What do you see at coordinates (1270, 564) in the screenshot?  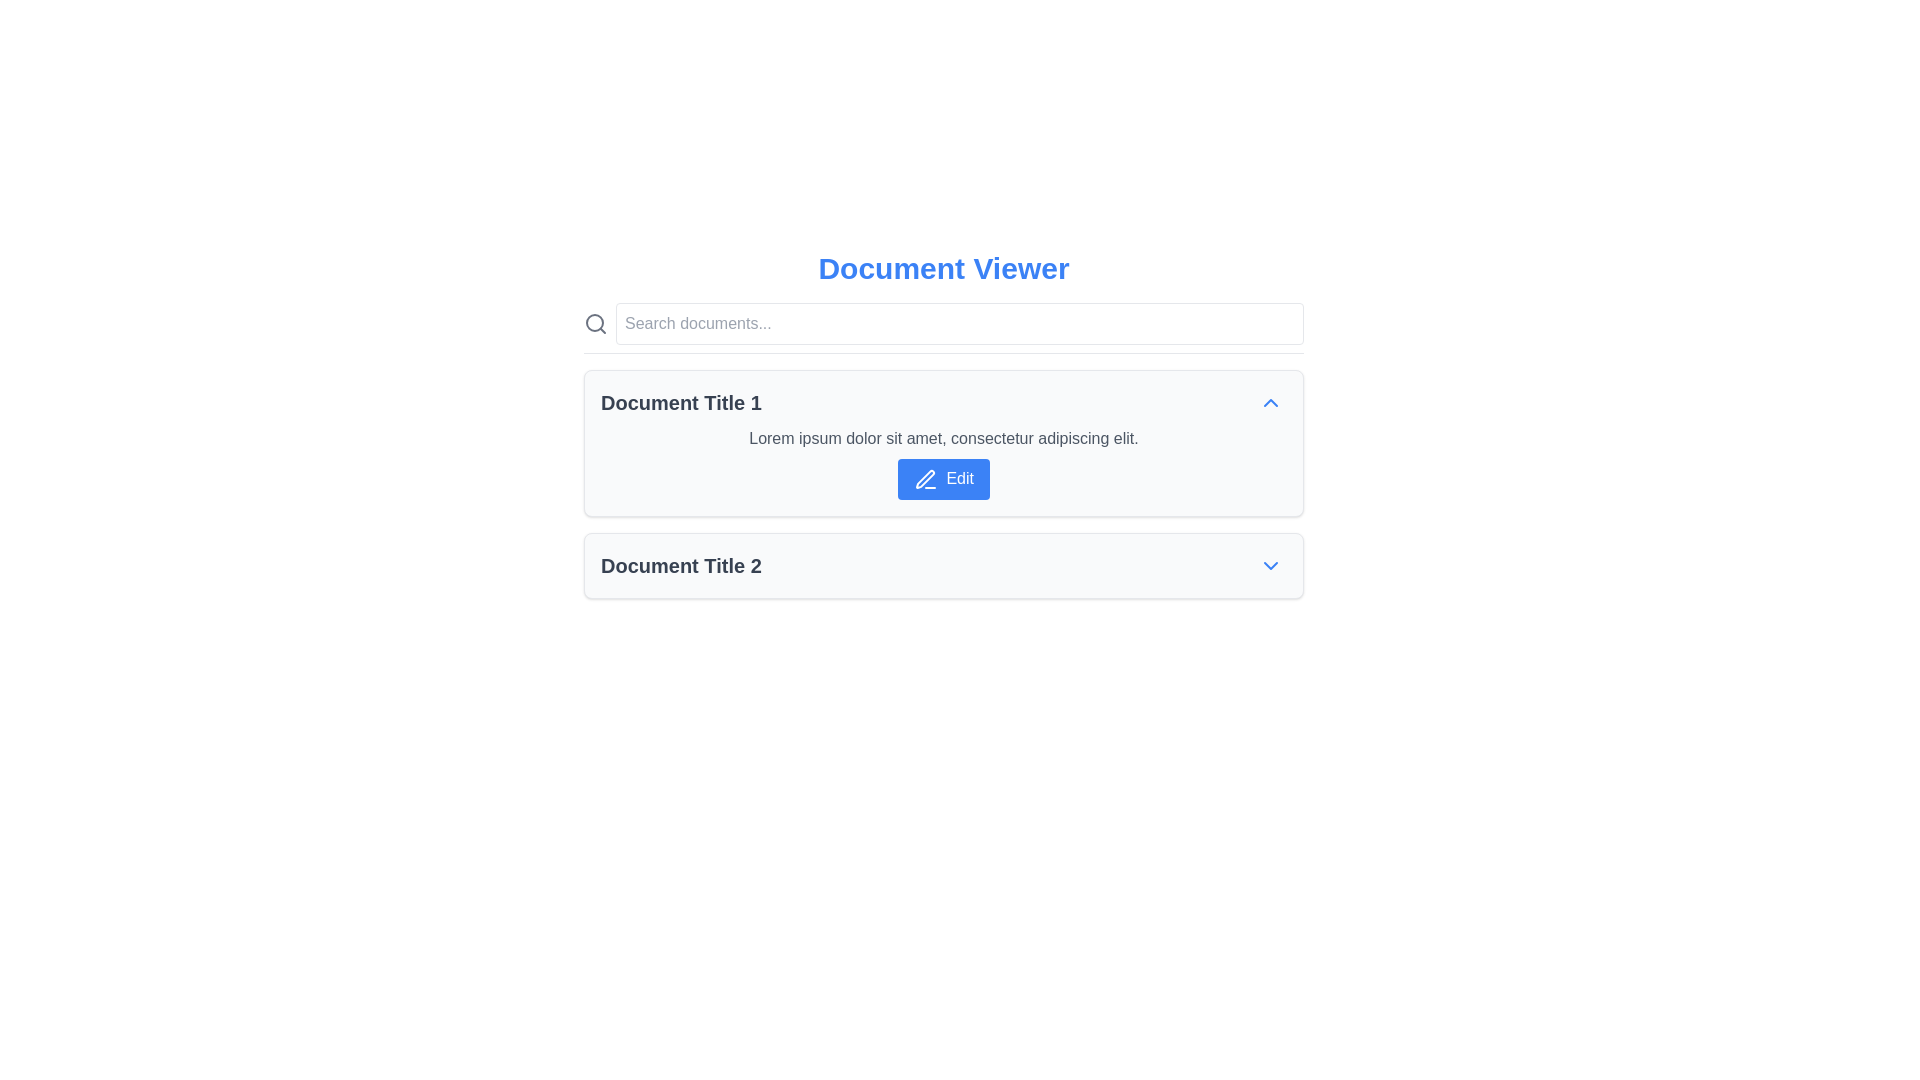 I see `the Dropdown toggle icon located within the second document card titled 'Document Title 2'` at bounding box center [1270, 564].